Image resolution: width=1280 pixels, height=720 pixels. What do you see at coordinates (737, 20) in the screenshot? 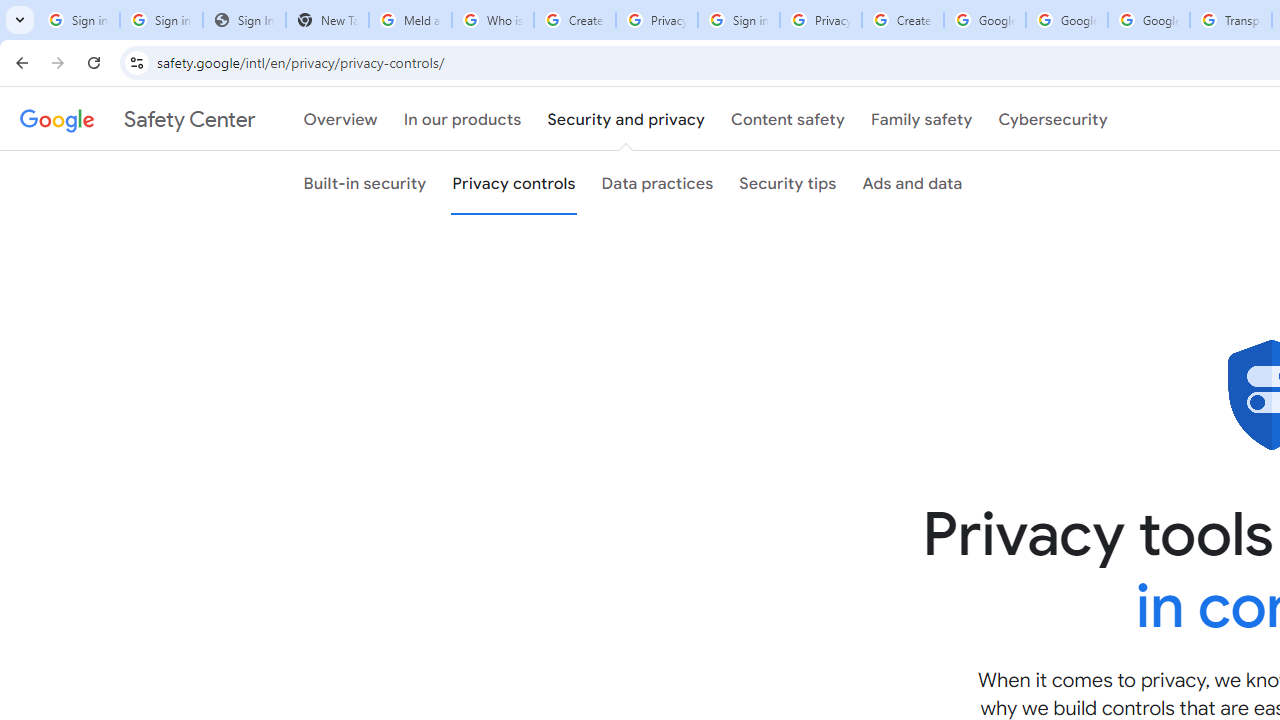
I see `'Sign in - Google Accounts'` at bounding box center [737, 20].